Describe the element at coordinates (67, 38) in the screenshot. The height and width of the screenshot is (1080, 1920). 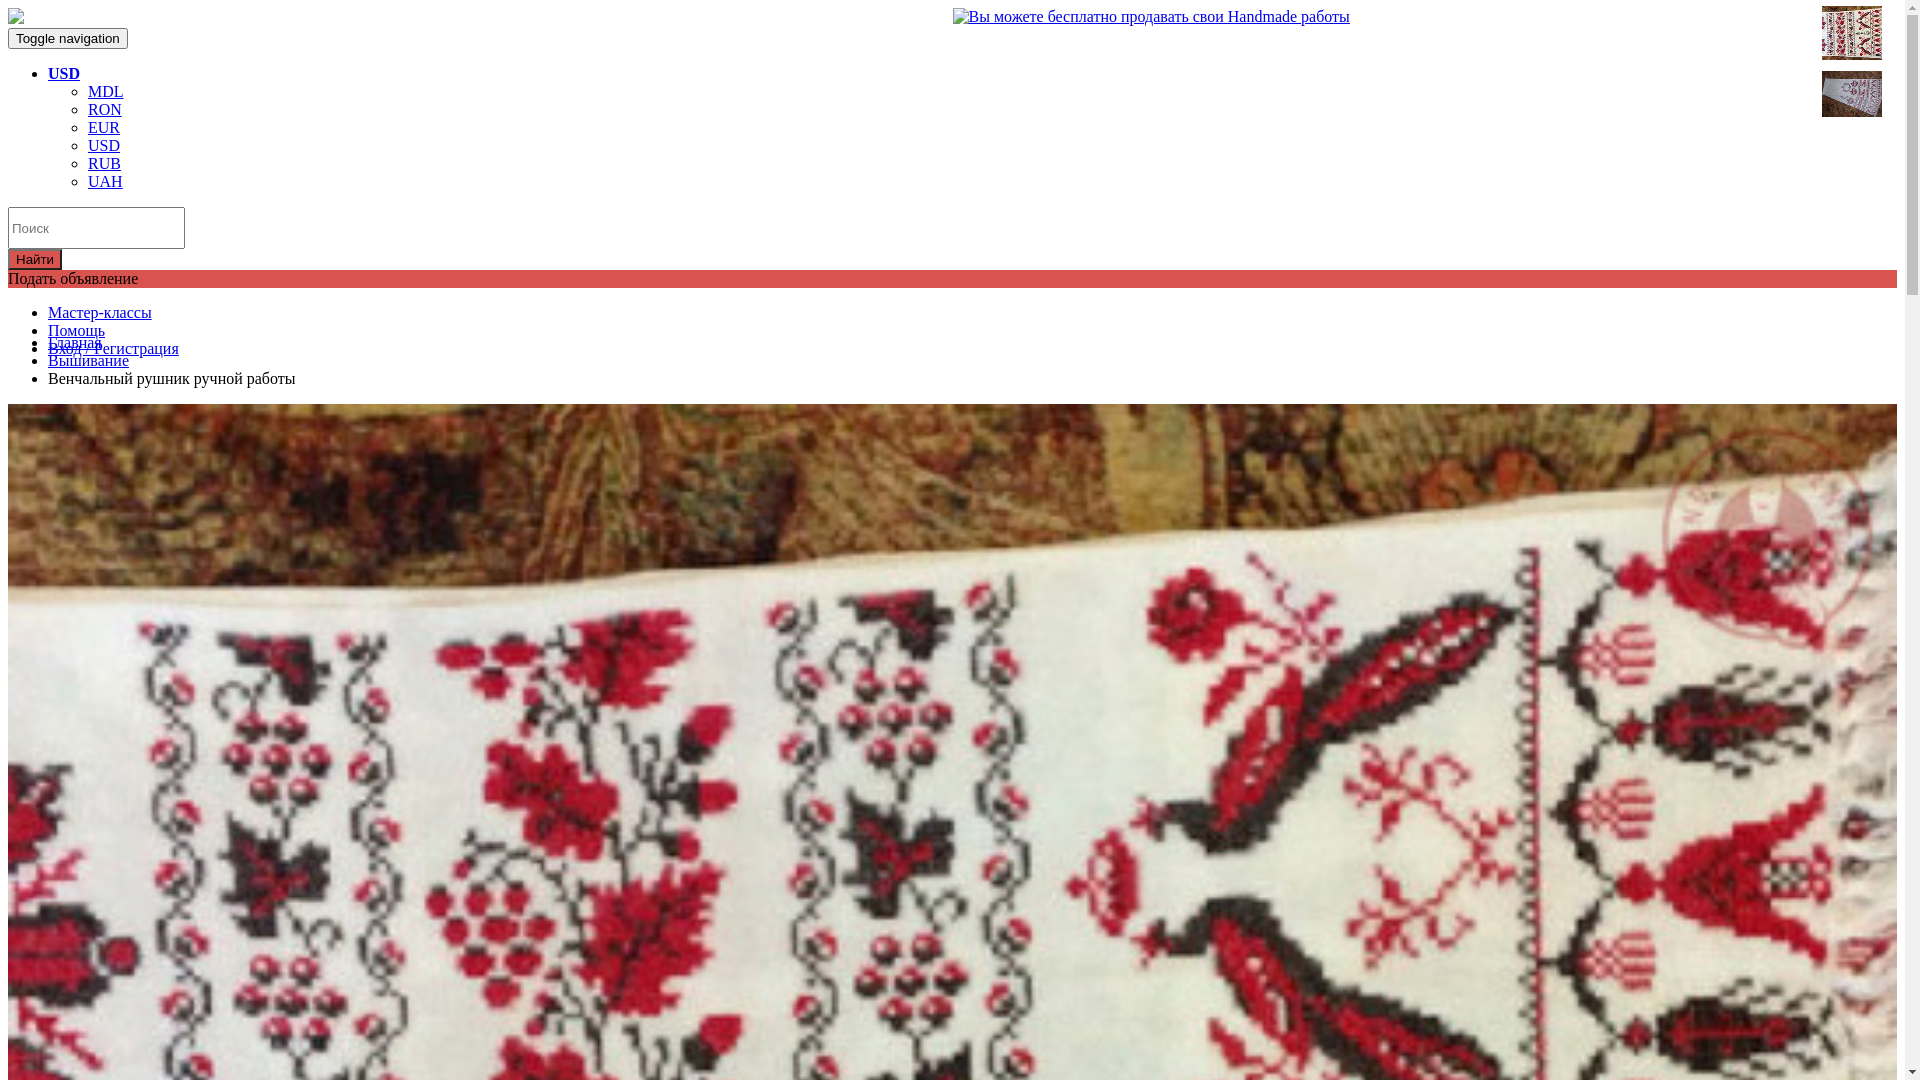
I see `'Toggle navigation'` at that location.